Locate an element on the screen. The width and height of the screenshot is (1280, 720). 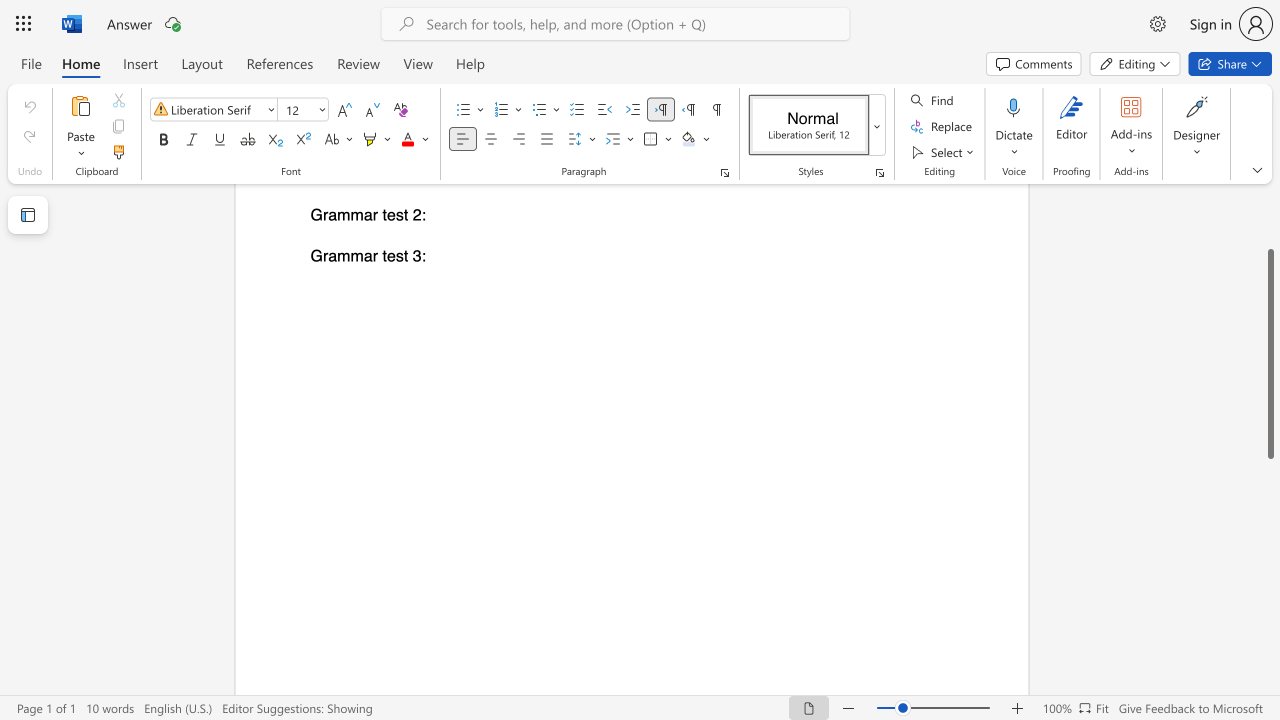
the scrollbar to scroll downward is located at coordinates (1269, 508).